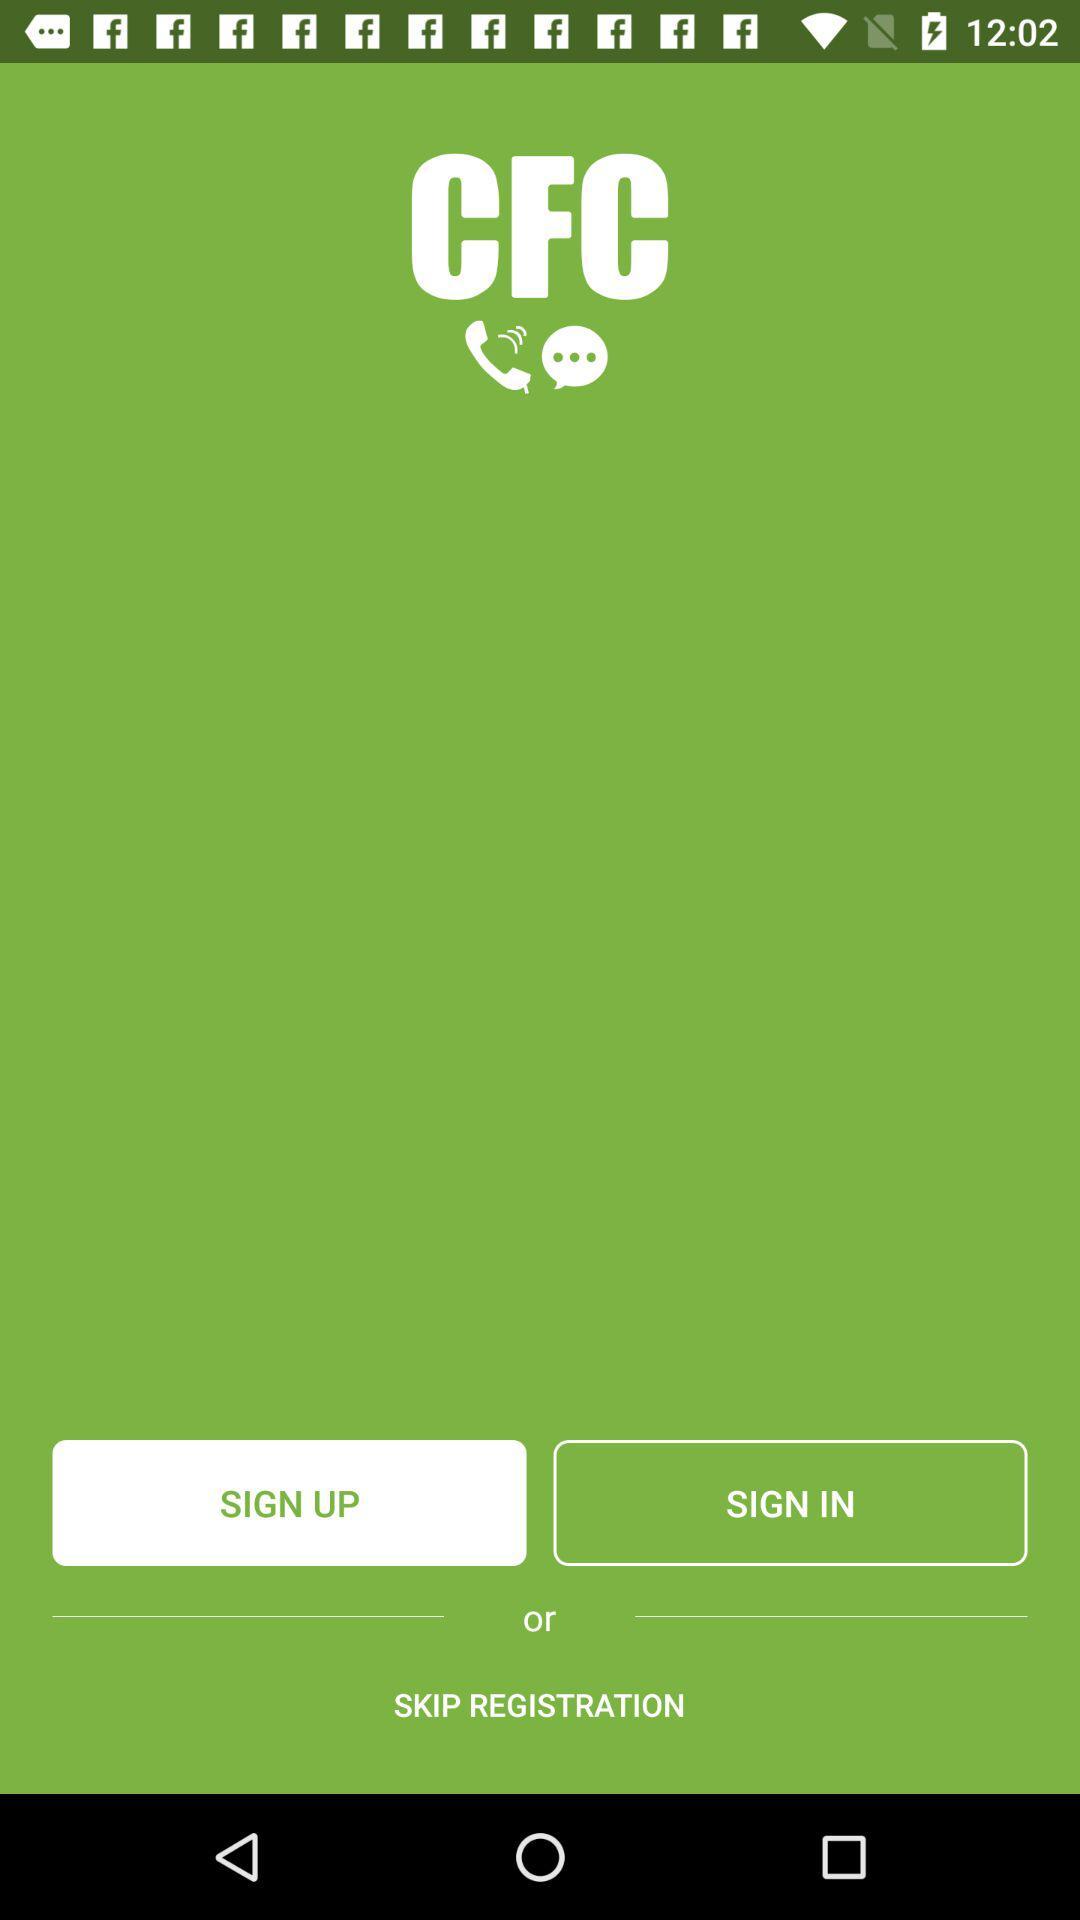  What do you see at coordinates (538, 1703) in the screenshot?
I see `the icon below the or item` at bounding box center [538, 1703].